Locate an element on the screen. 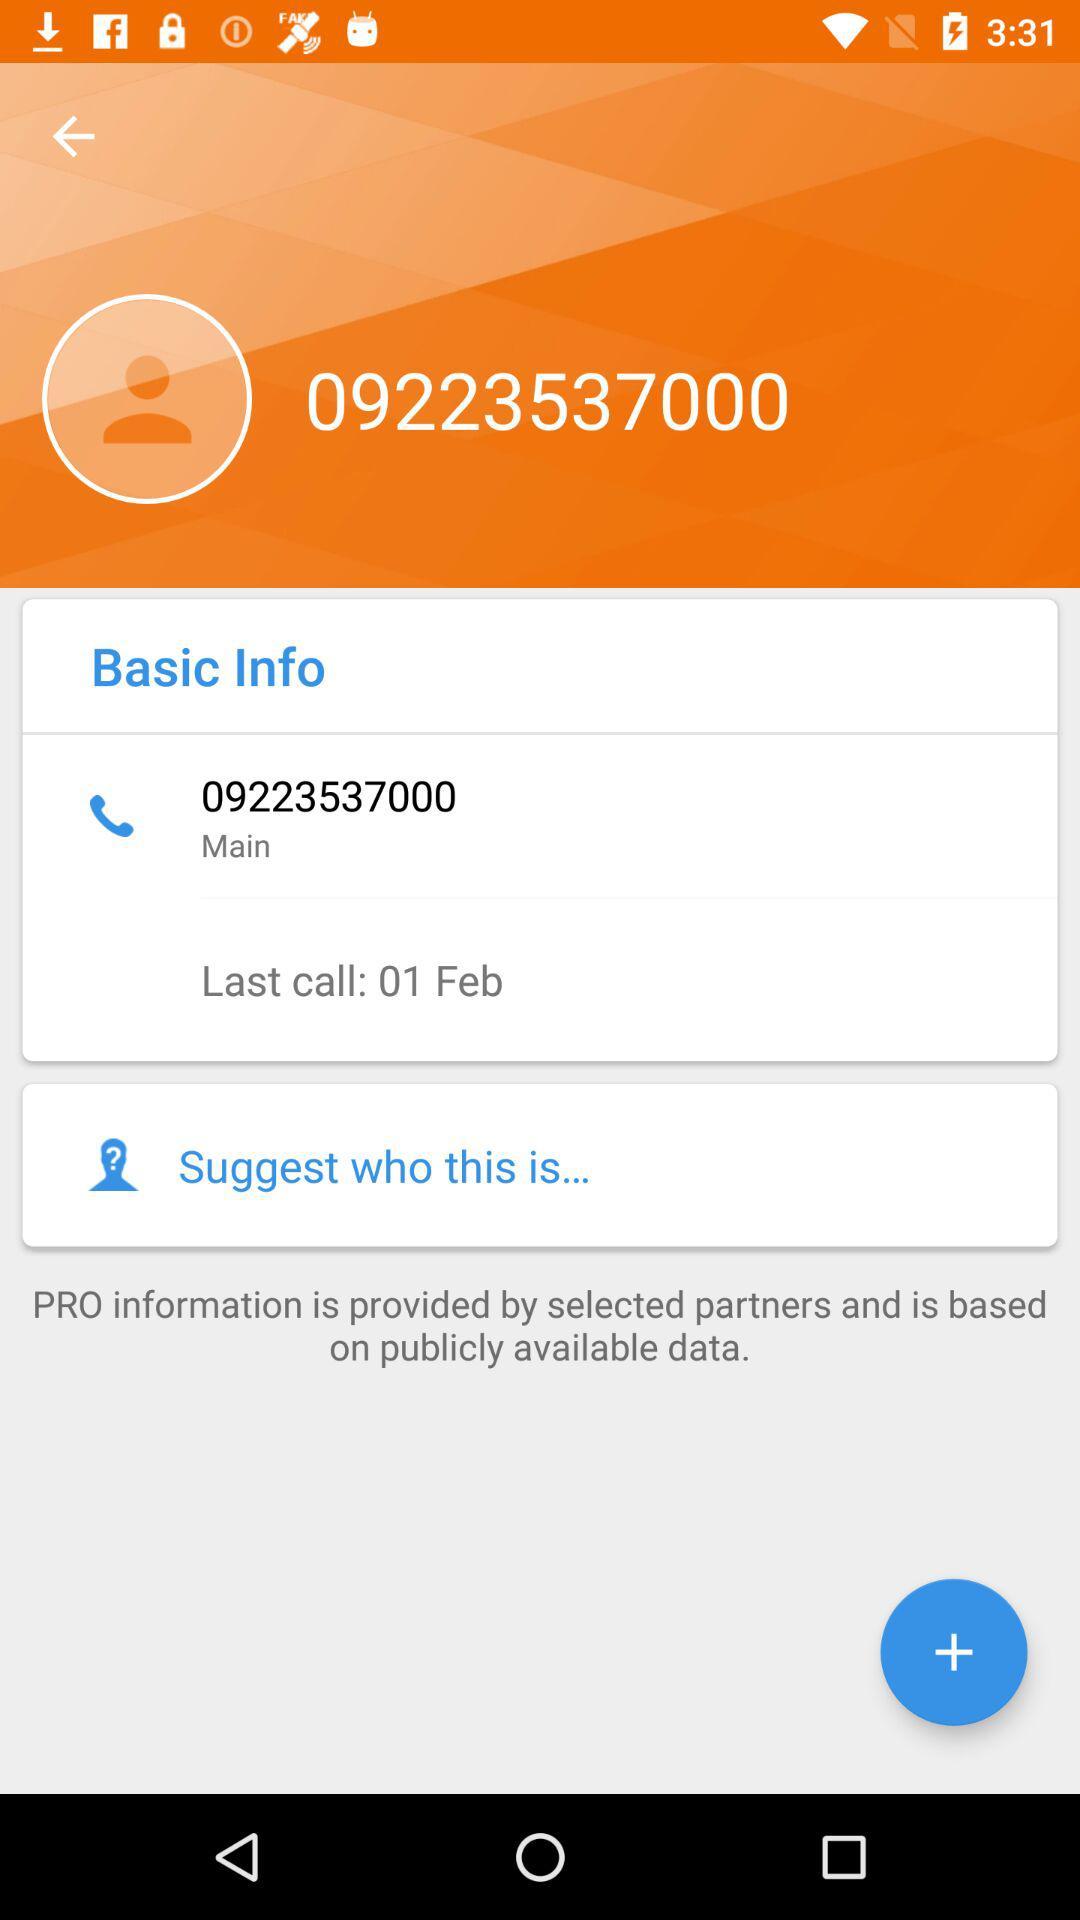 The height and width of the screenshot is (1920, 1080). the last call 01 is located at coordinates (540, 979).